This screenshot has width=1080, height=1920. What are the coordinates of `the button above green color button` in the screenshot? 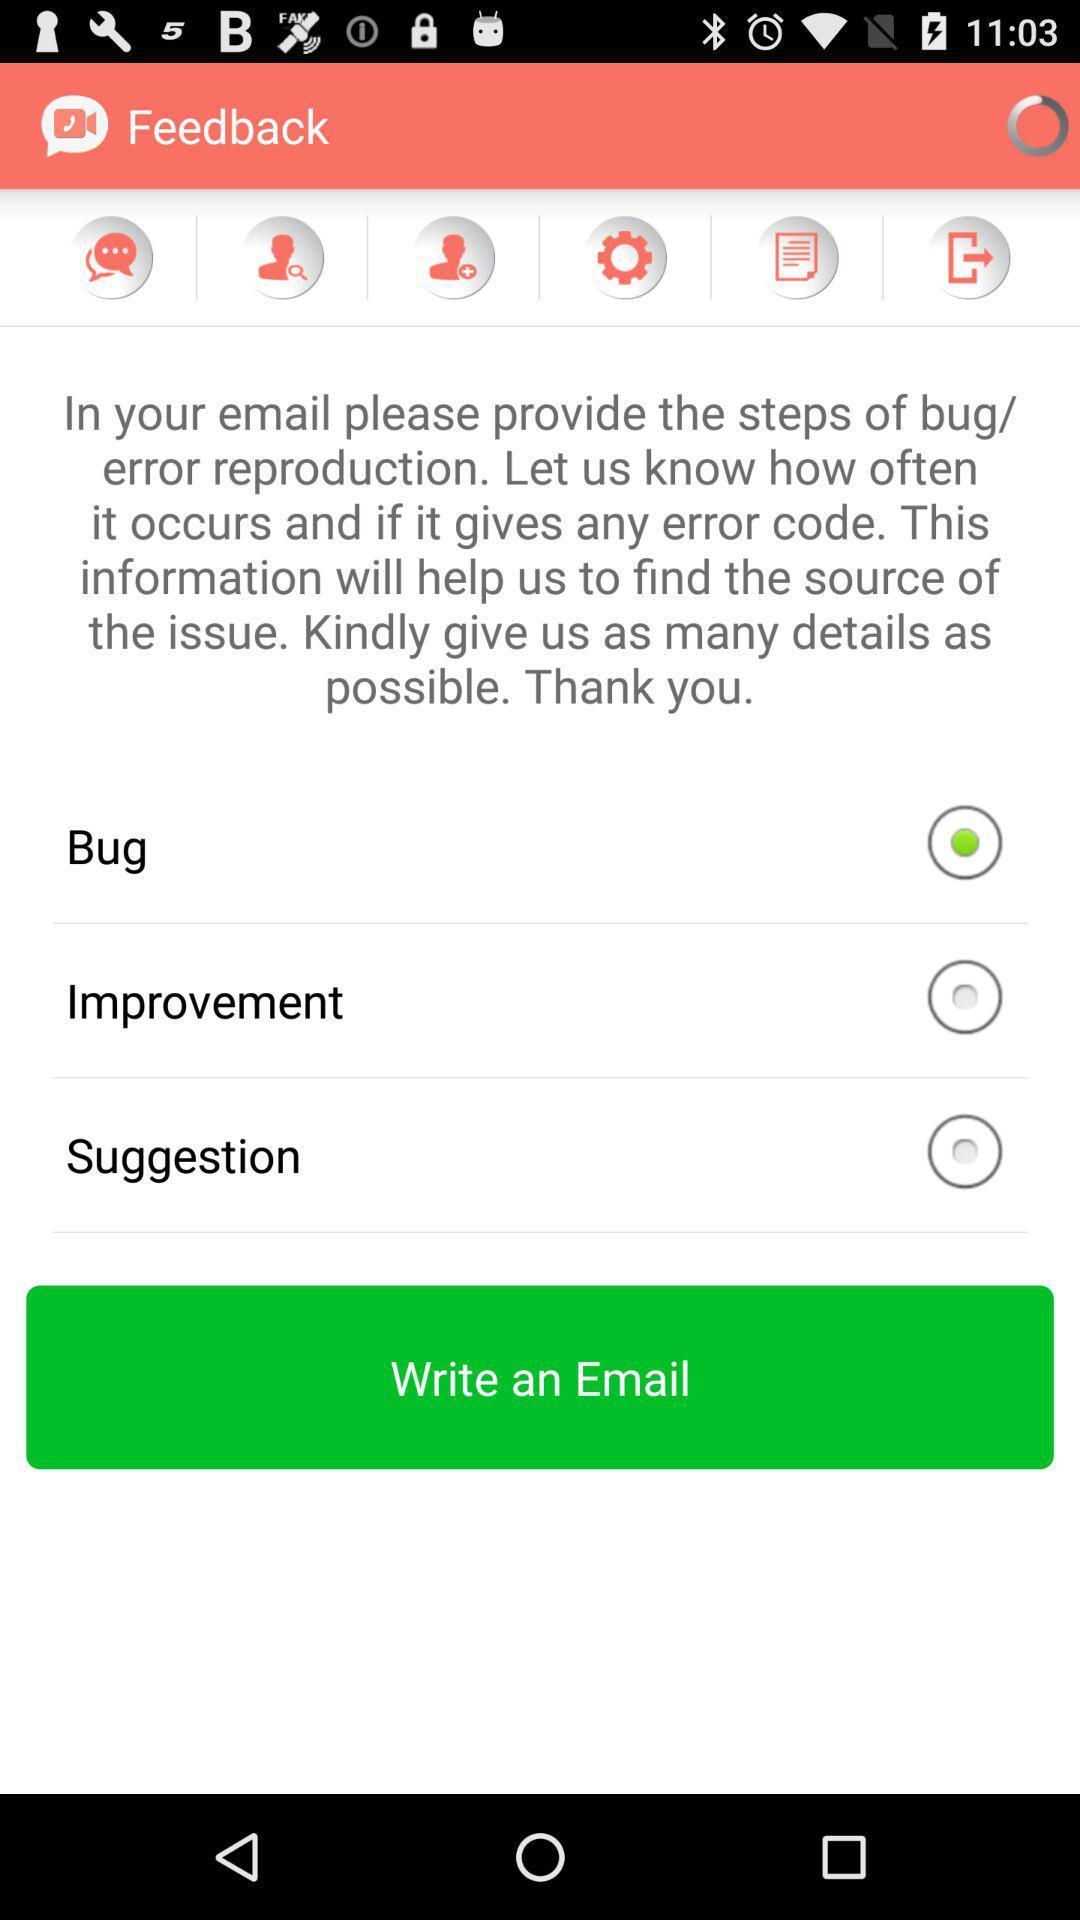 It's located at (540, 1155).